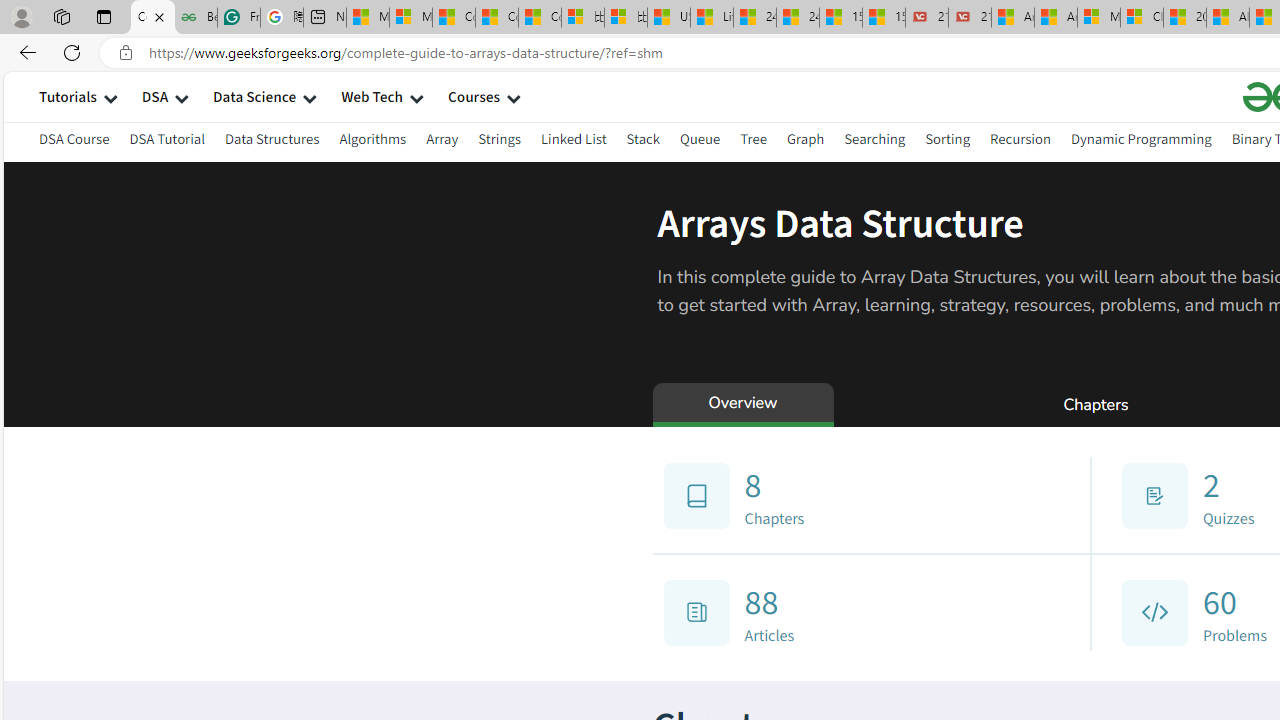  What do you see at coordinates (643, 138) in the screenshot?
I see `'Stack'` at bounding box center [643, 138].